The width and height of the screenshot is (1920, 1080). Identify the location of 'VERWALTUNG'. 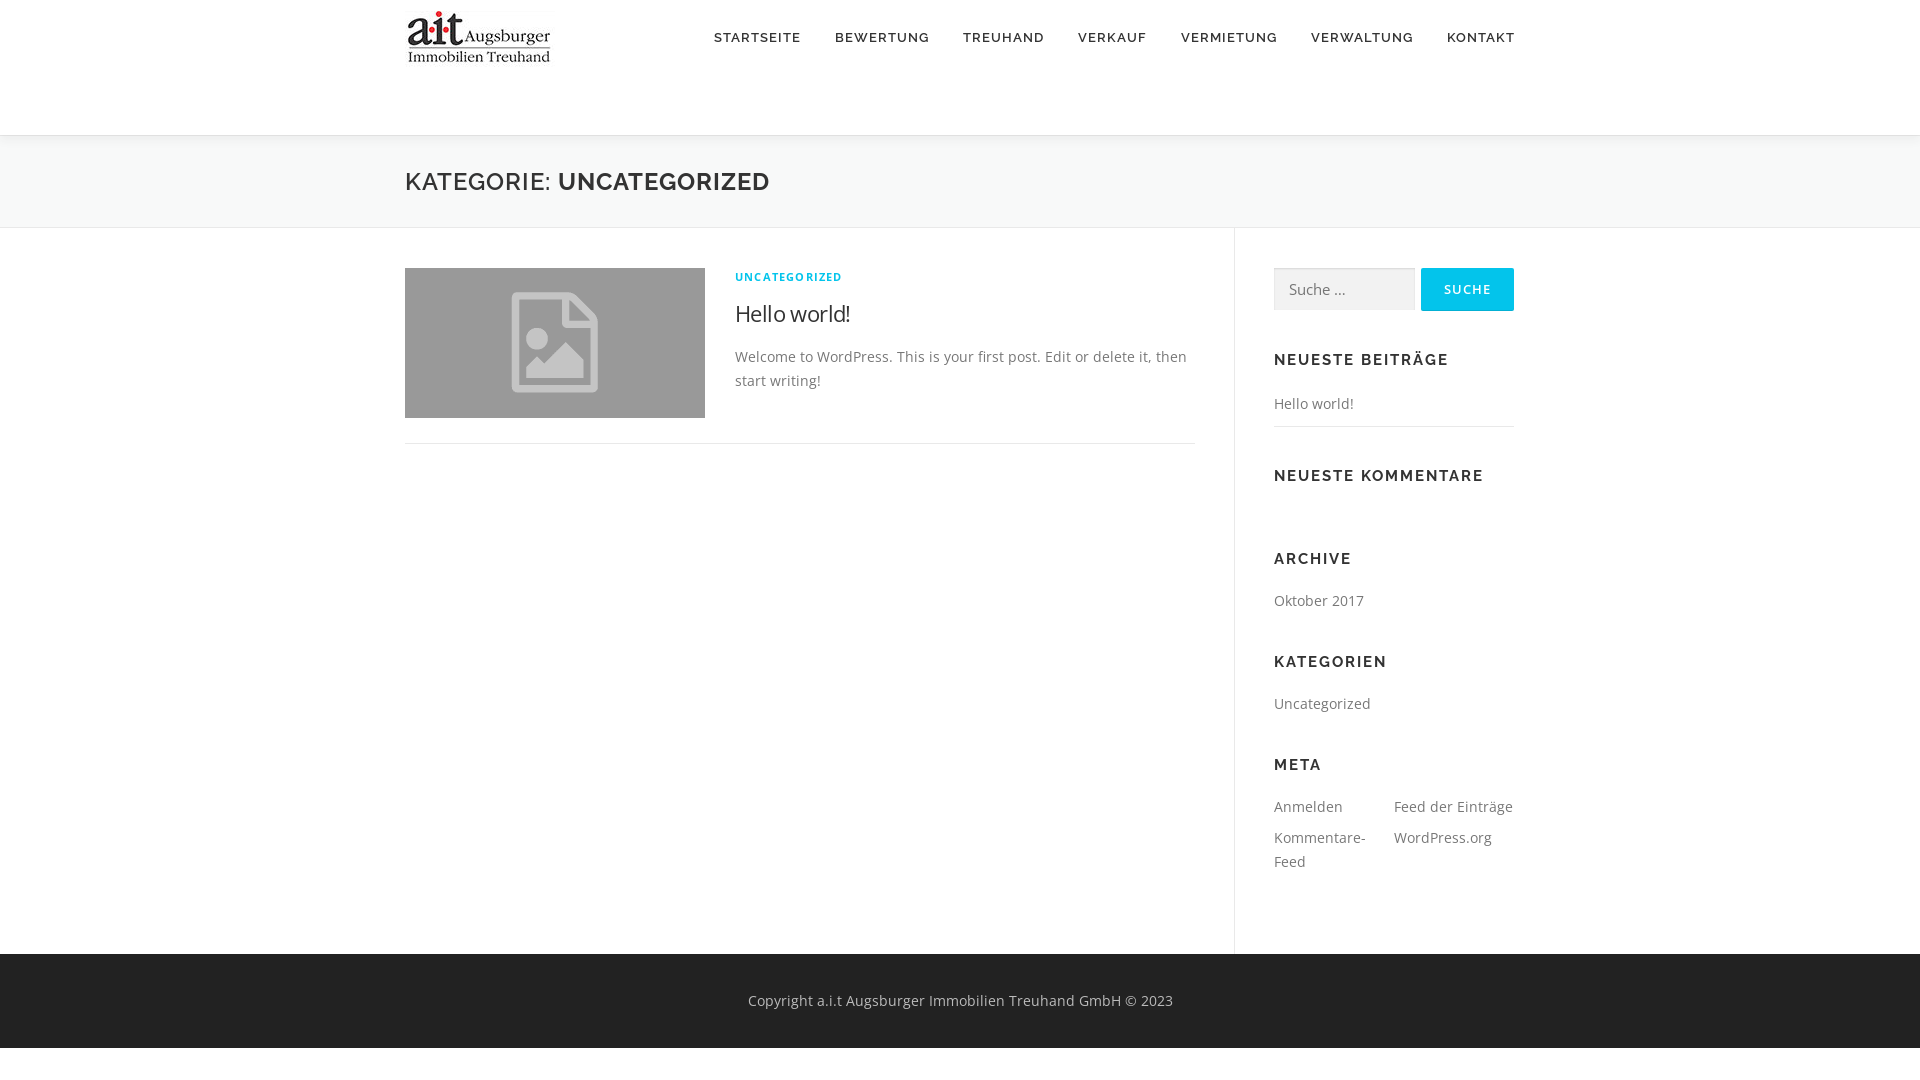
(1294, 37).